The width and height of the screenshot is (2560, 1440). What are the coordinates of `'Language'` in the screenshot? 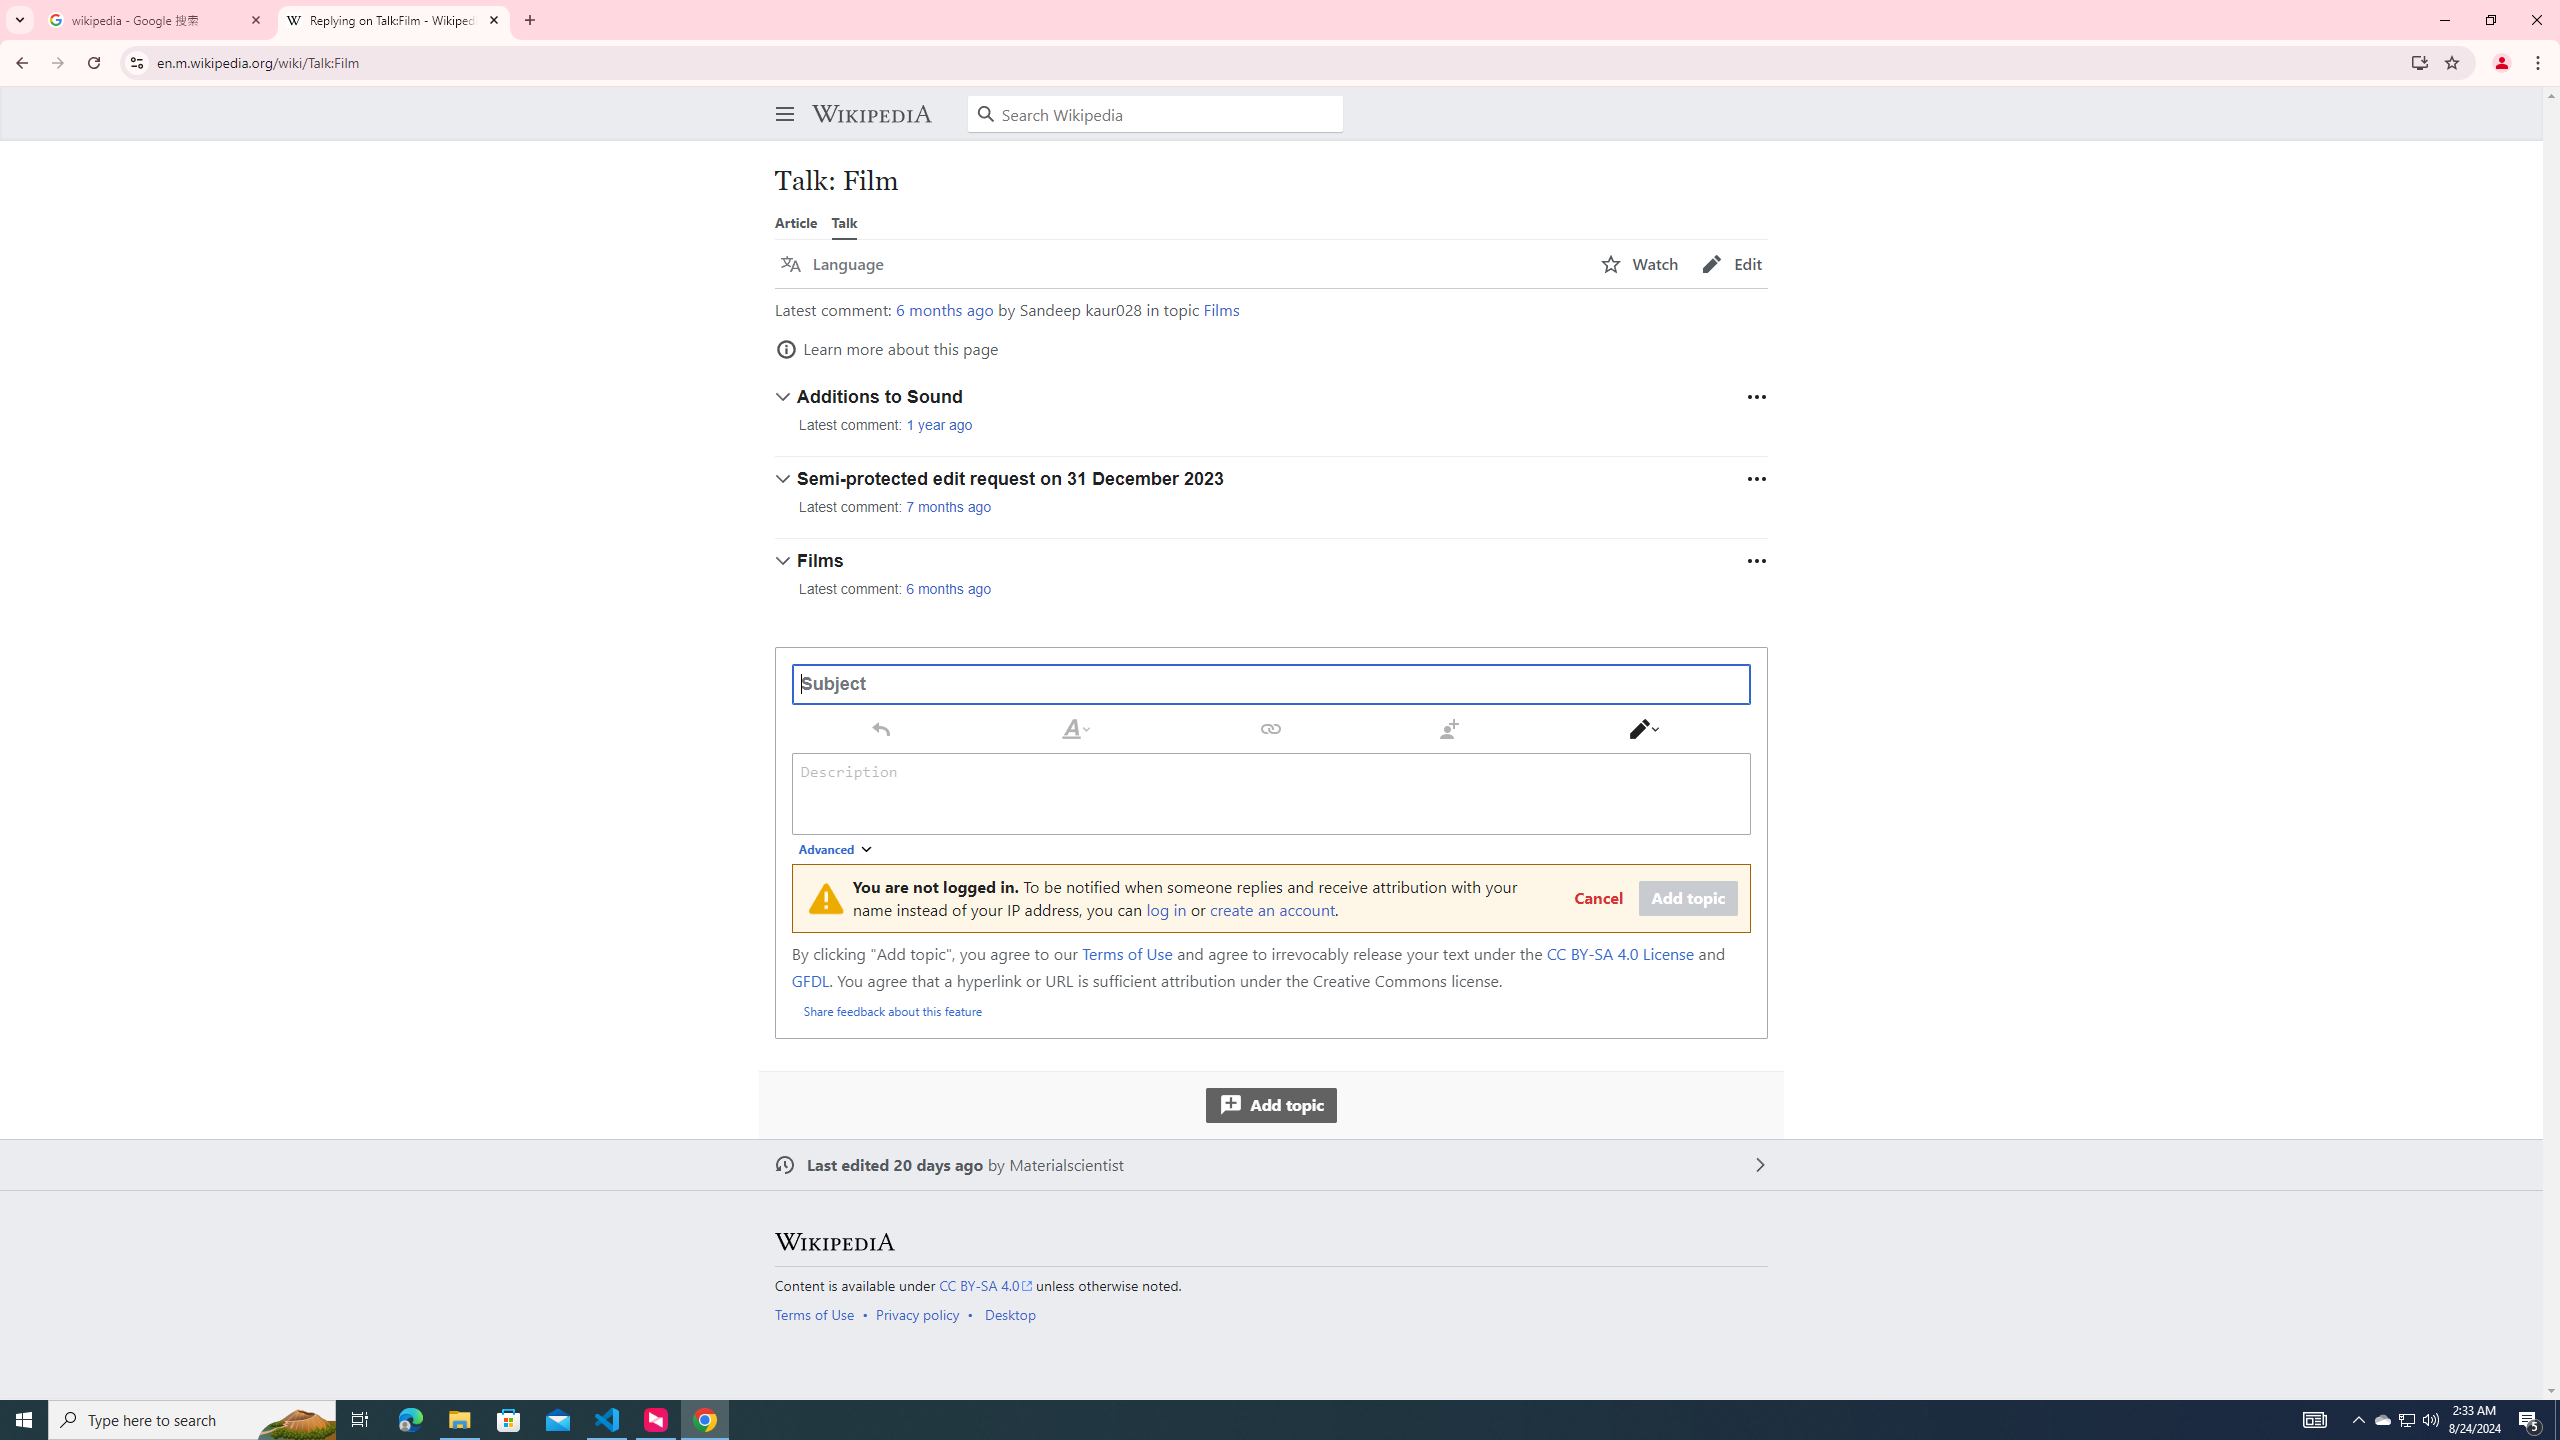 It's located at (831, 264).